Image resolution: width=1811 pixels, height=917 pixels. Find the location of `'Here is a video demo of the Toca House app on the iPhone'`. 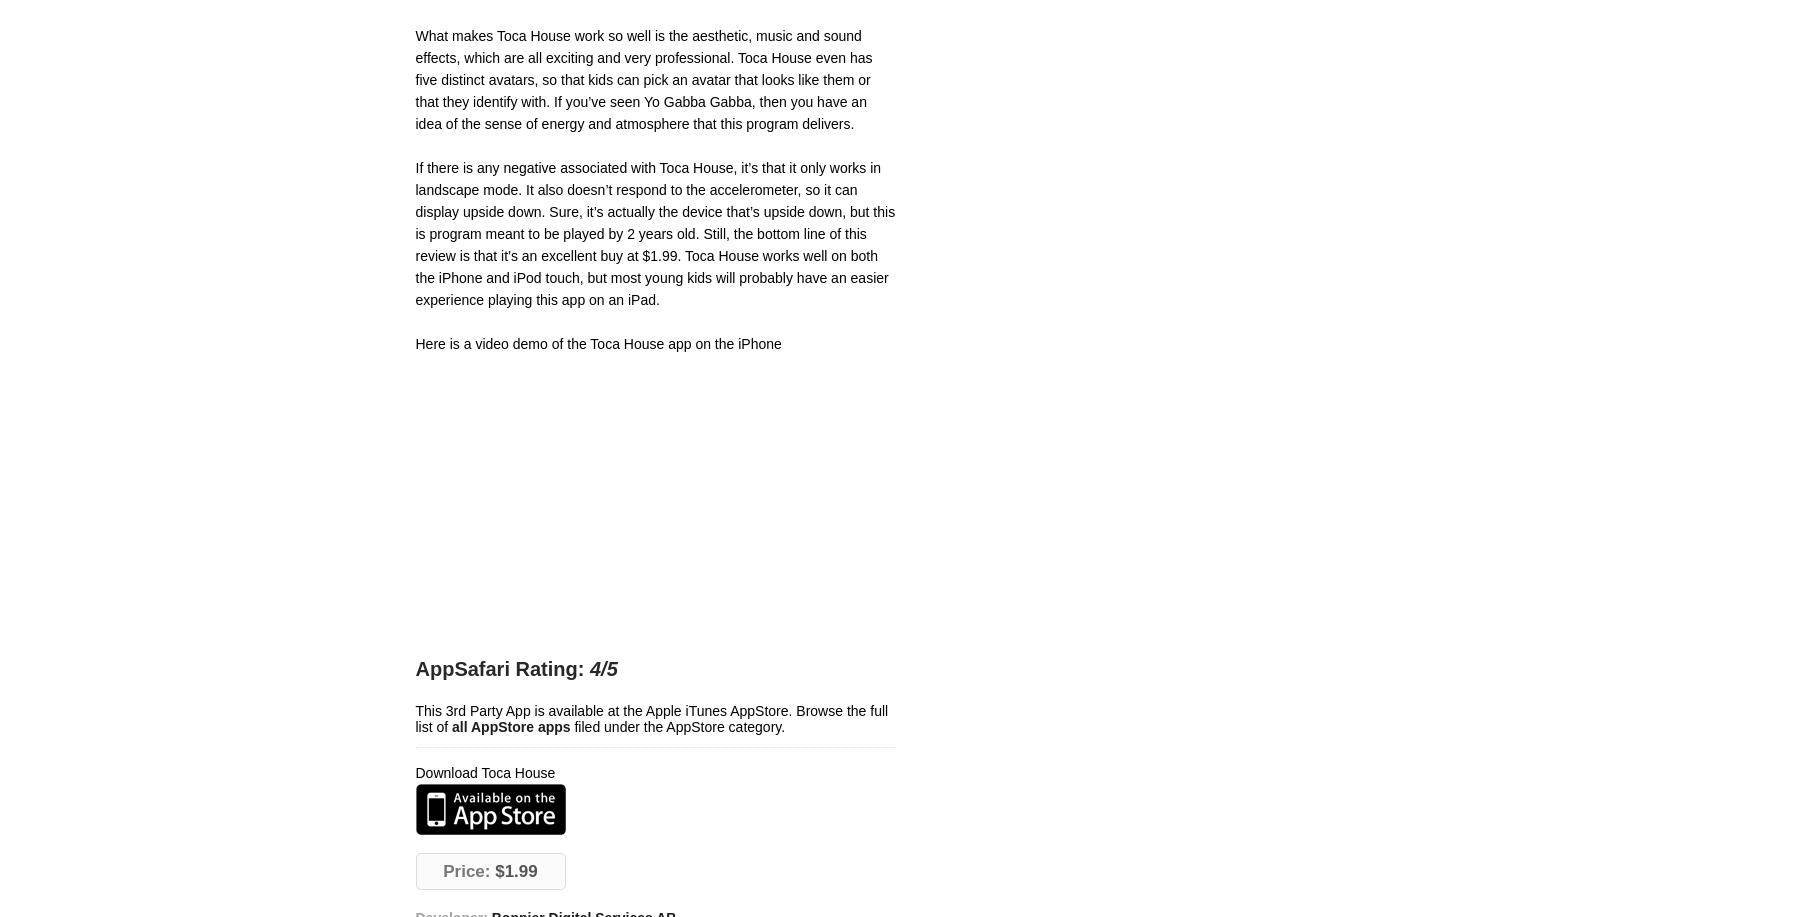

'Here is a video demo of the Toca House app on the iPhone' is located at coordinates (415, 342).